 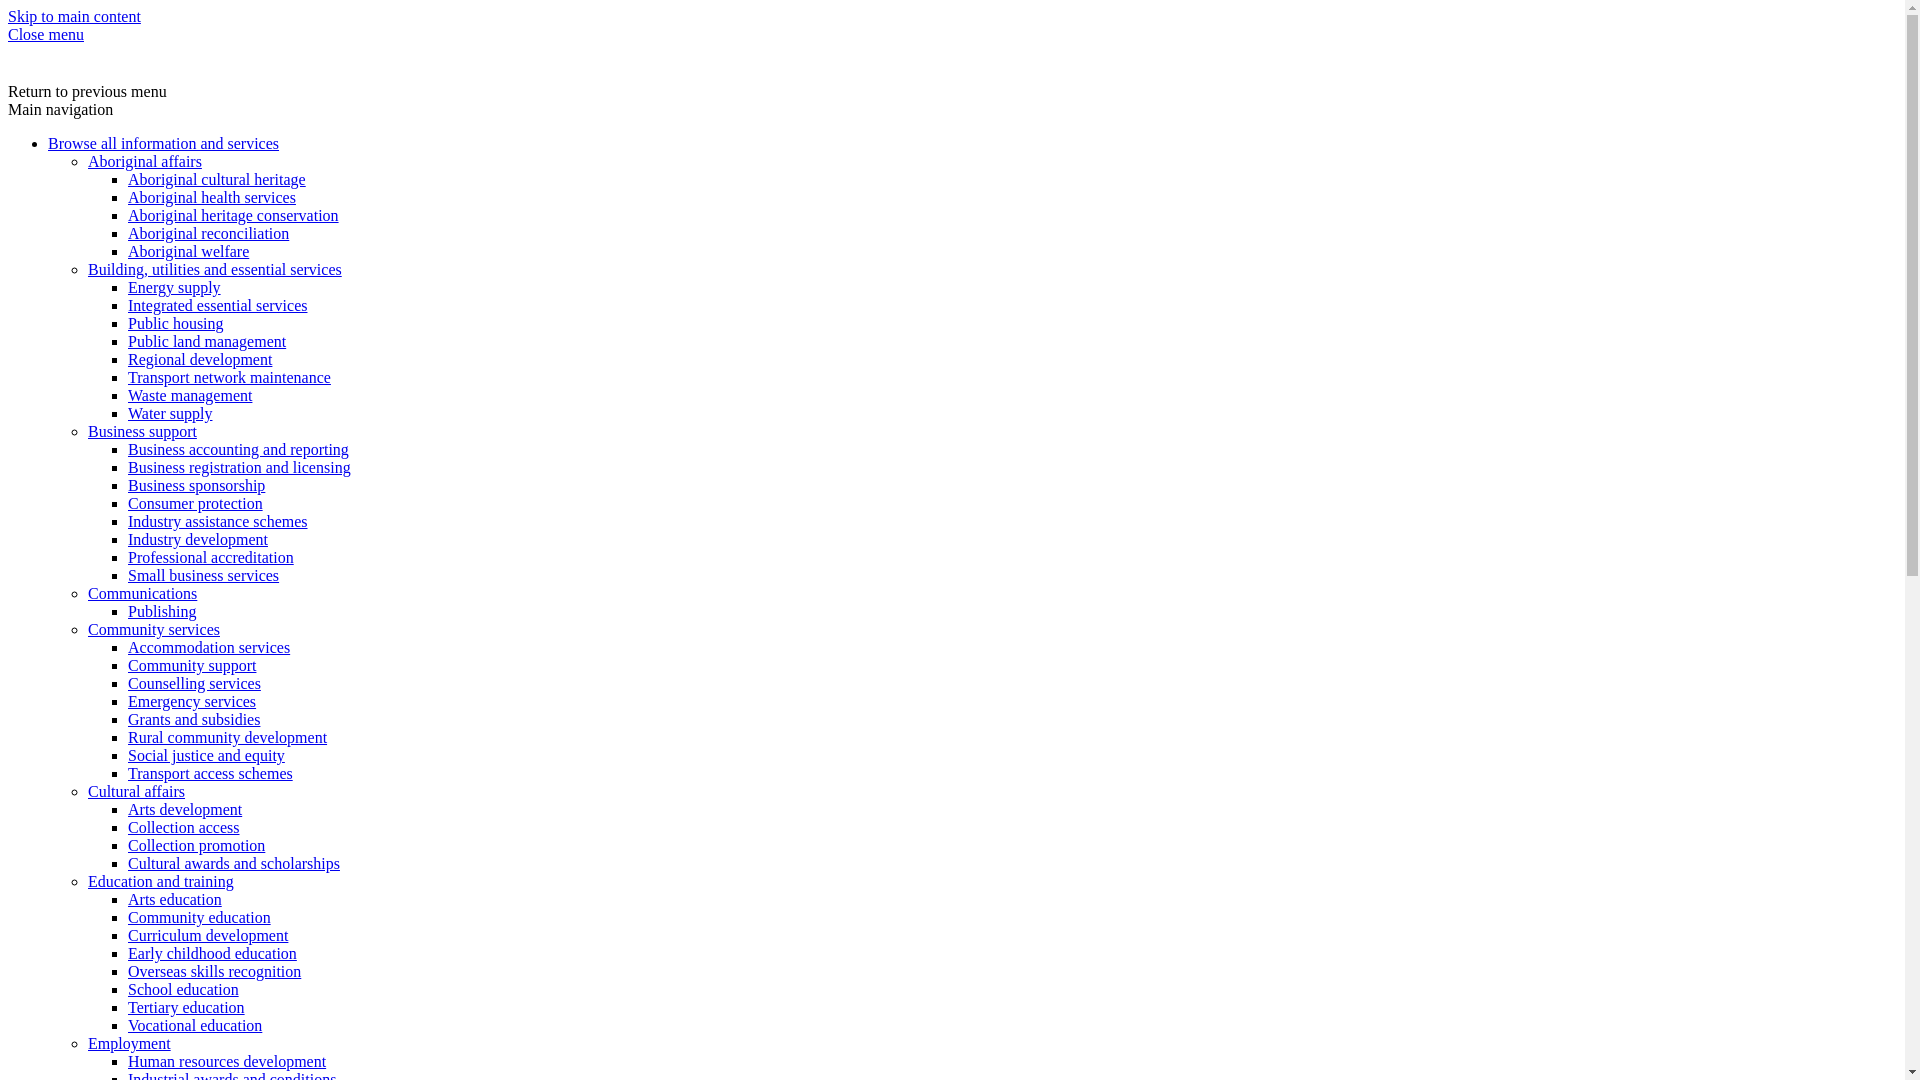 I want to click on 'Aboriginal welfare', so click(x=188, y=250).